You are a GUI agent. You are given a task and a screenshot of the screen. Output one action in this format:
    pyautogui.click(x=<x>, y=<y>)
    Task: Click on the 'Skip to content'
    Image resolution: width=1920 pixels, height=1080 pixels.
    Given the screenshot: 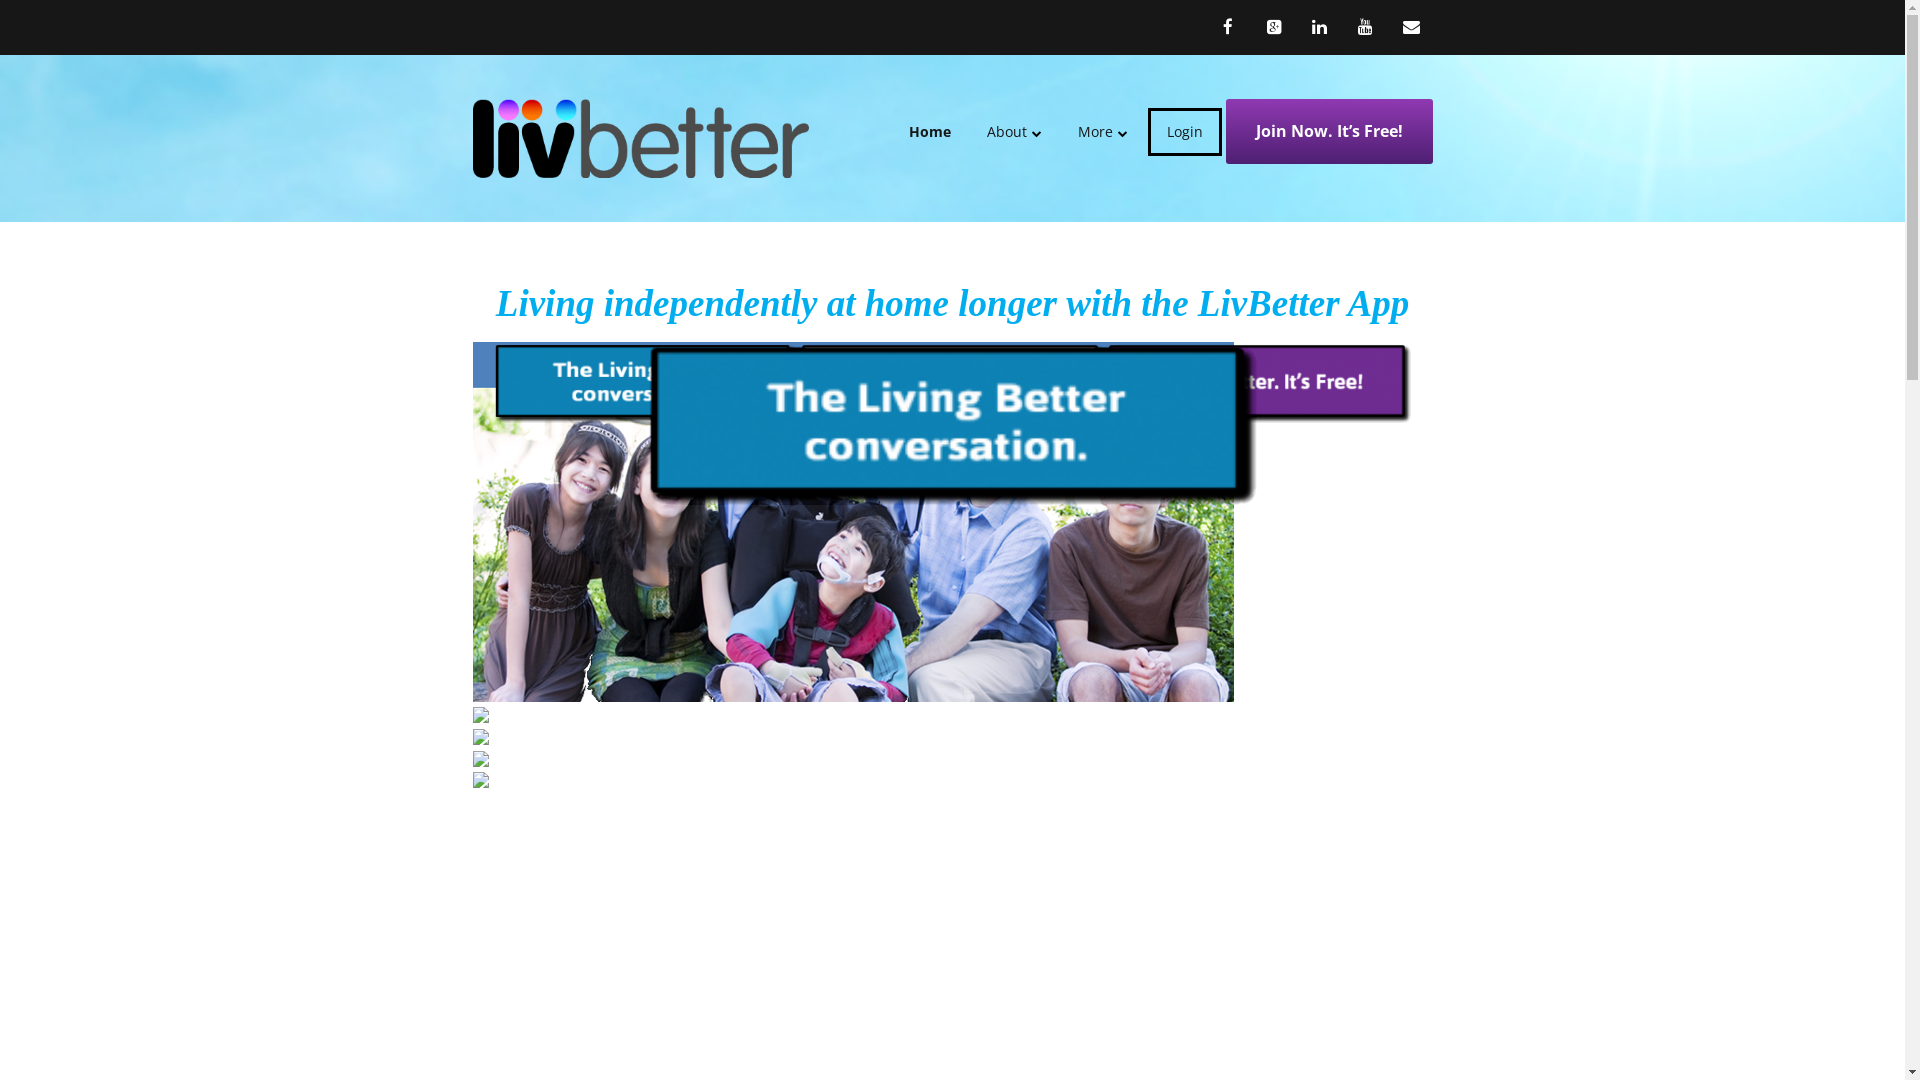 What is the action you would take?
    pyautogui.click(x=470, y=12)
    